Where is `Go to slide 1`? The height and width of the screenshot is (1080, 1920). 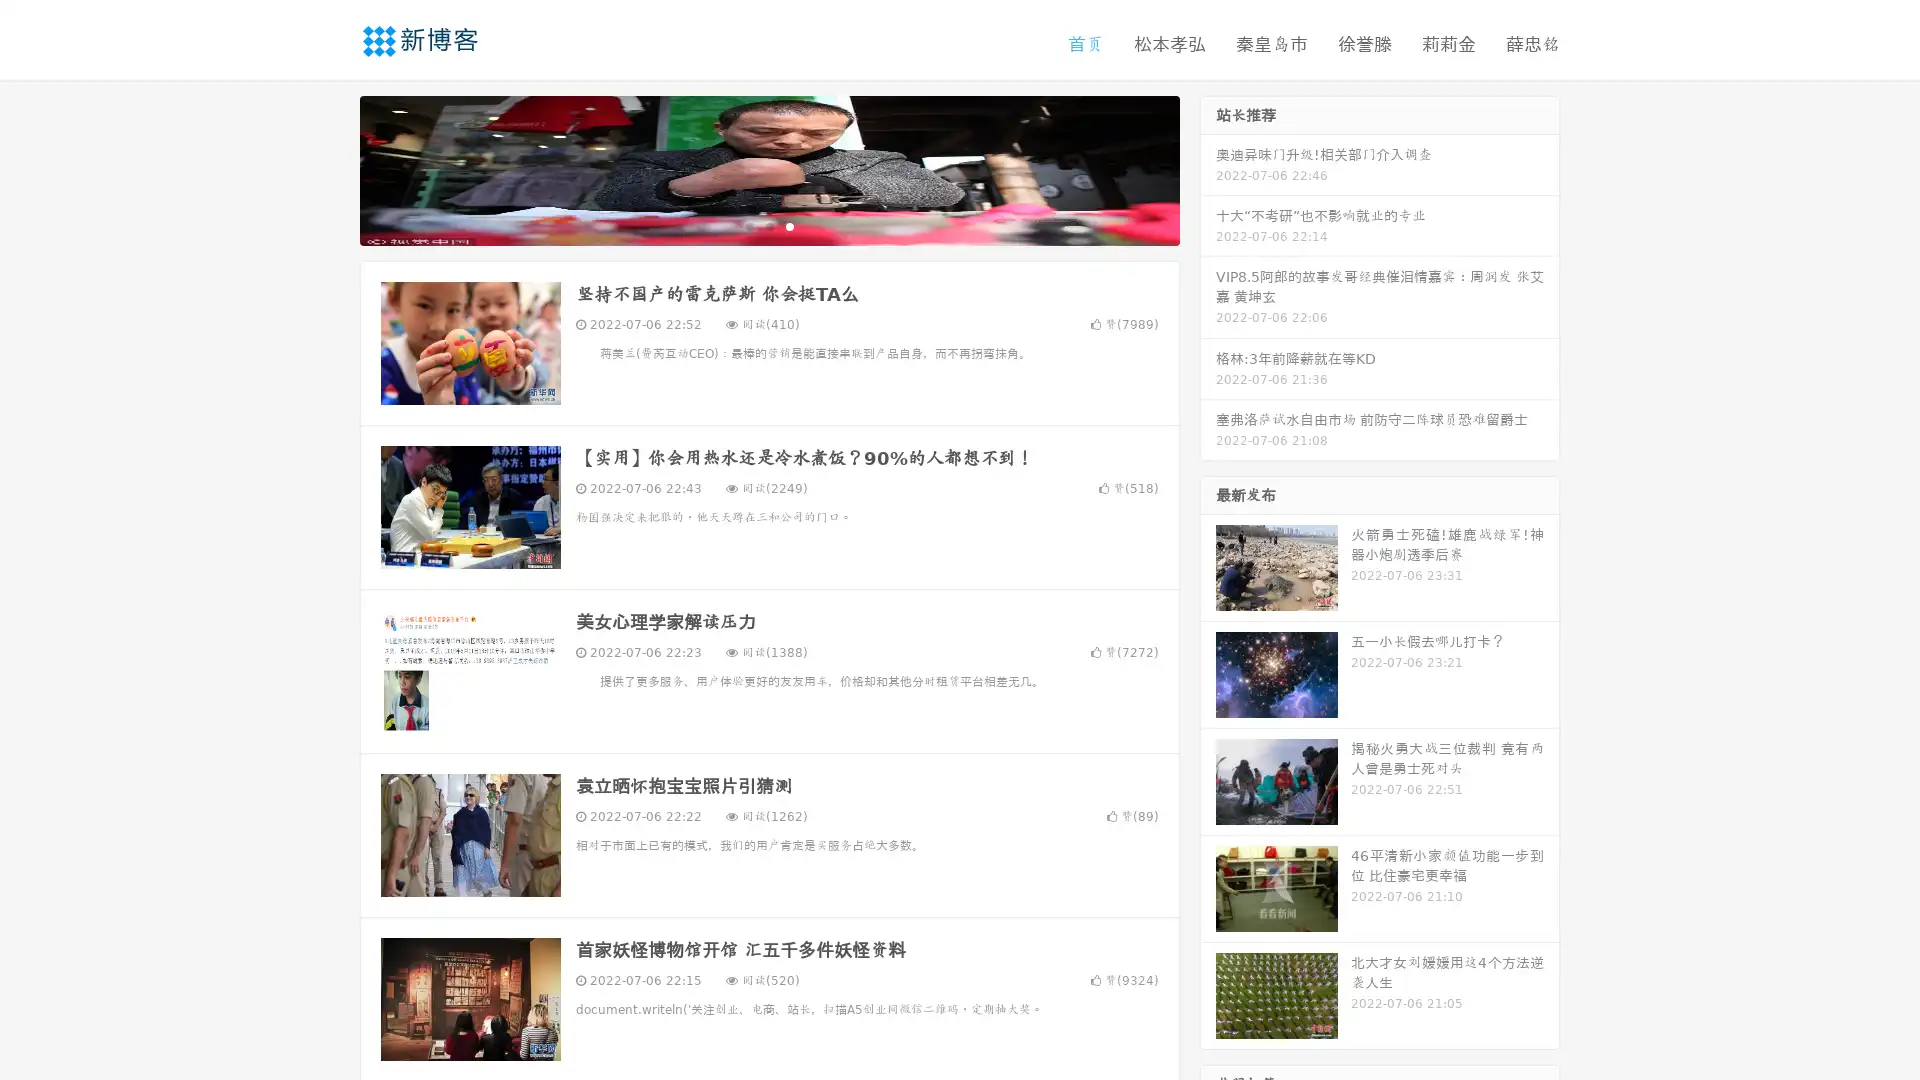
Go to slide 1 is located at coordinates (748, 225).